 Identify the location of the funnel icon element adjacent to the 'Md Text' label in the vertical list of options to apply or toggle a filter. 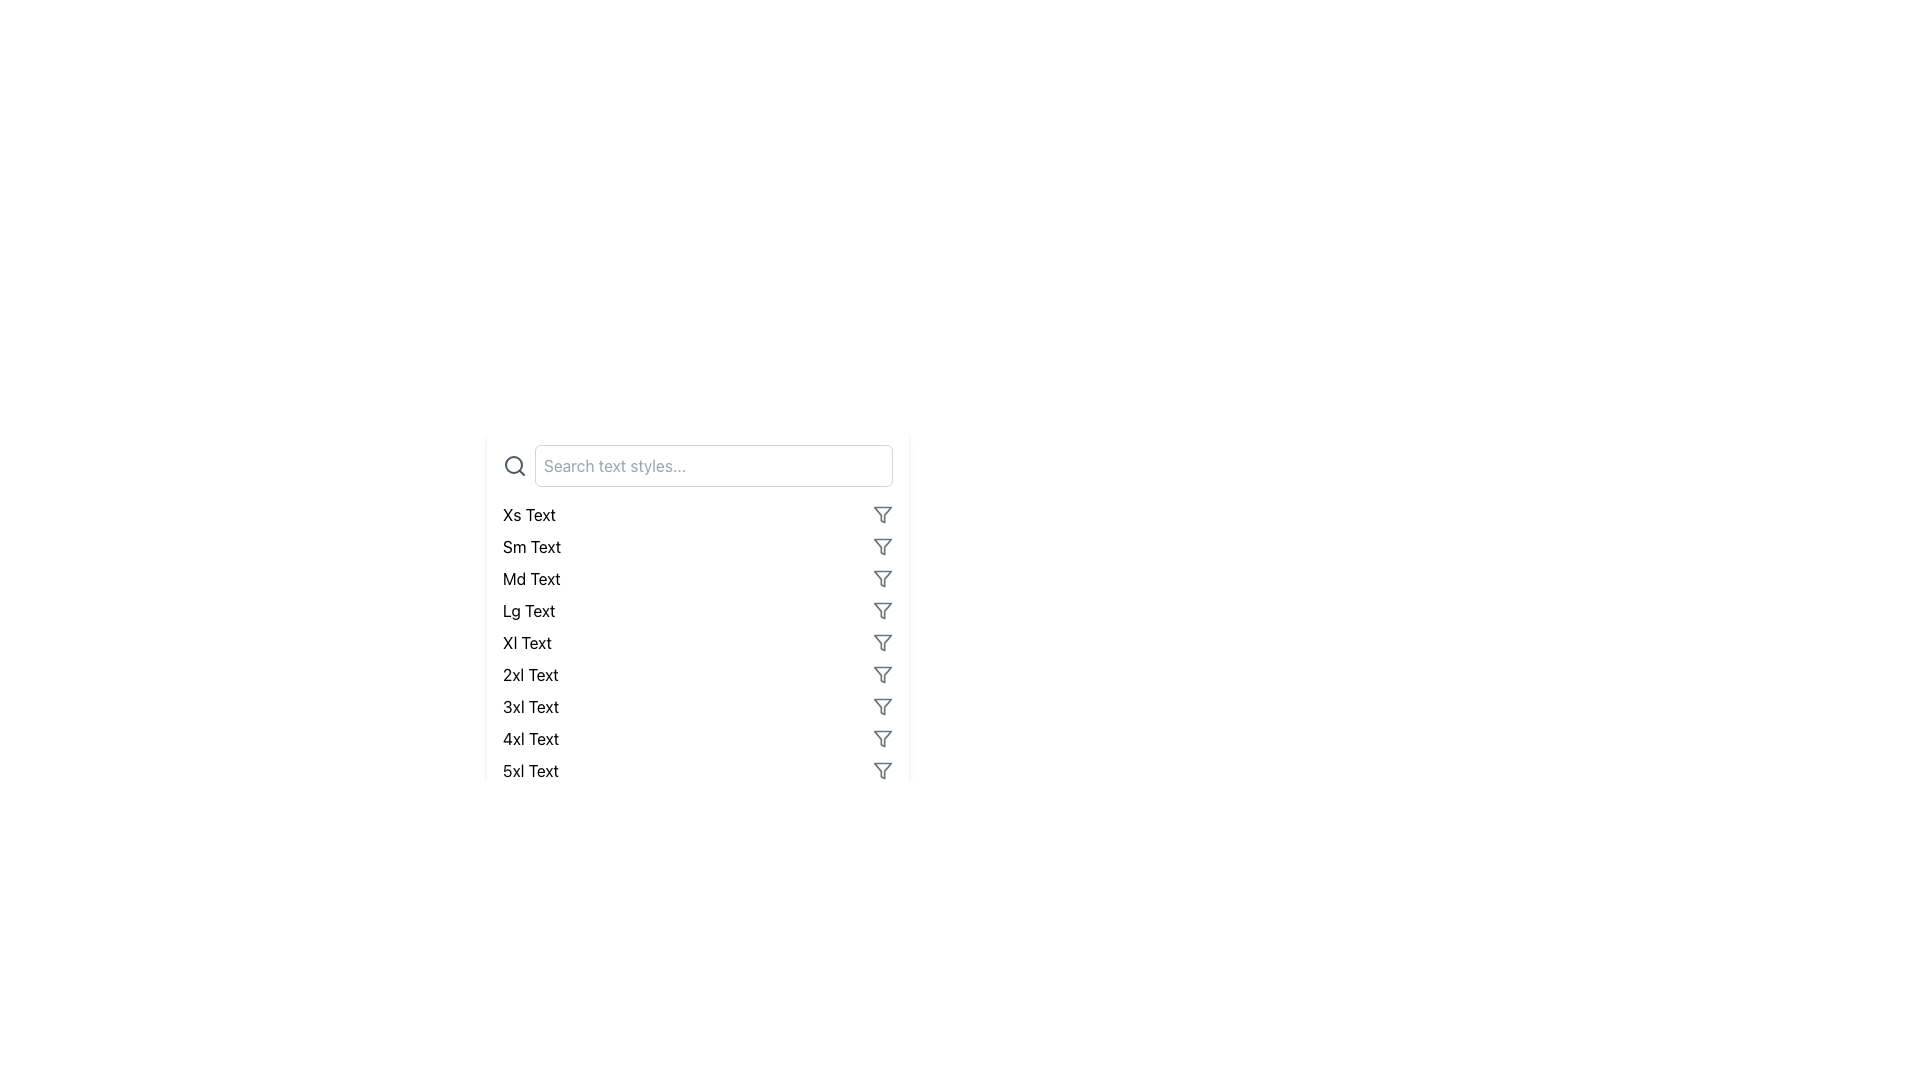
(882, 578).